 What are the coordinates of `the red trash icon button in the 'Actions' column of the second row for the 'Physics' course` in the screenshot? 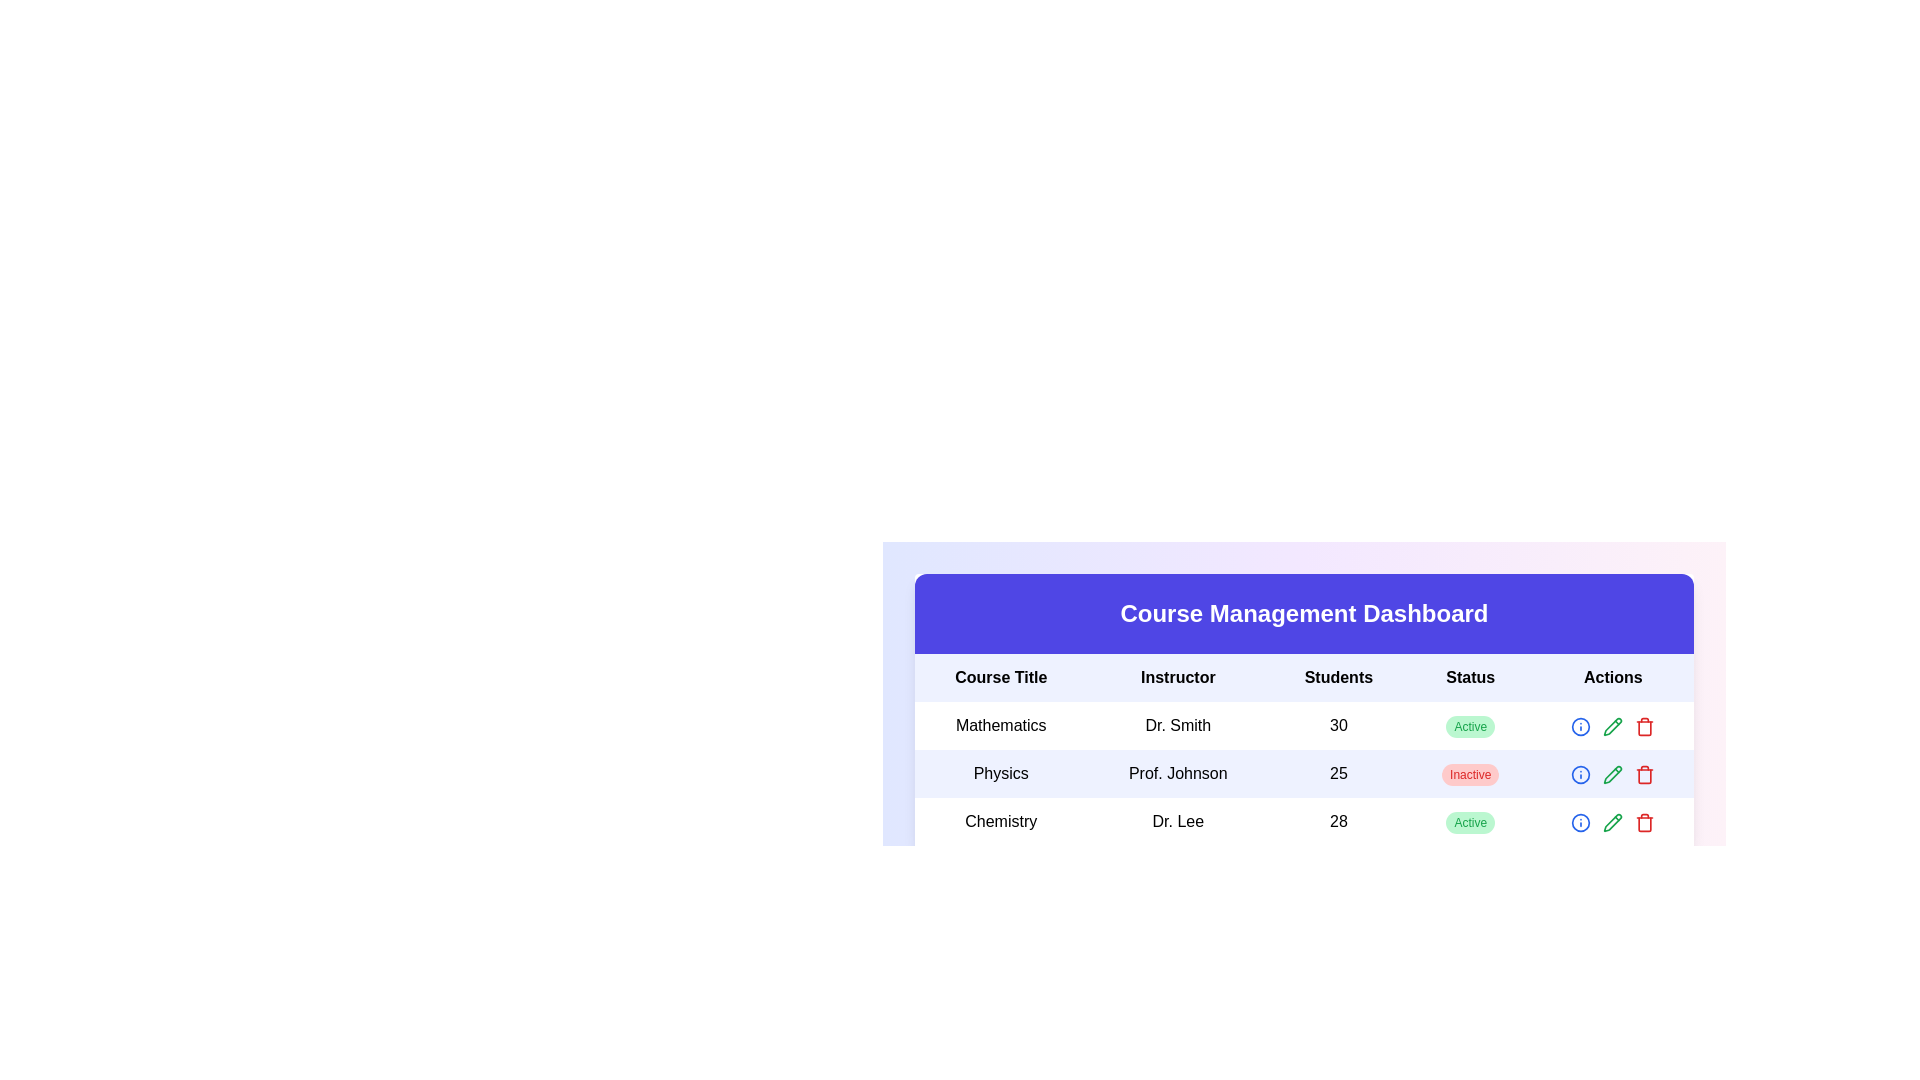 It's located at (1645, 773).